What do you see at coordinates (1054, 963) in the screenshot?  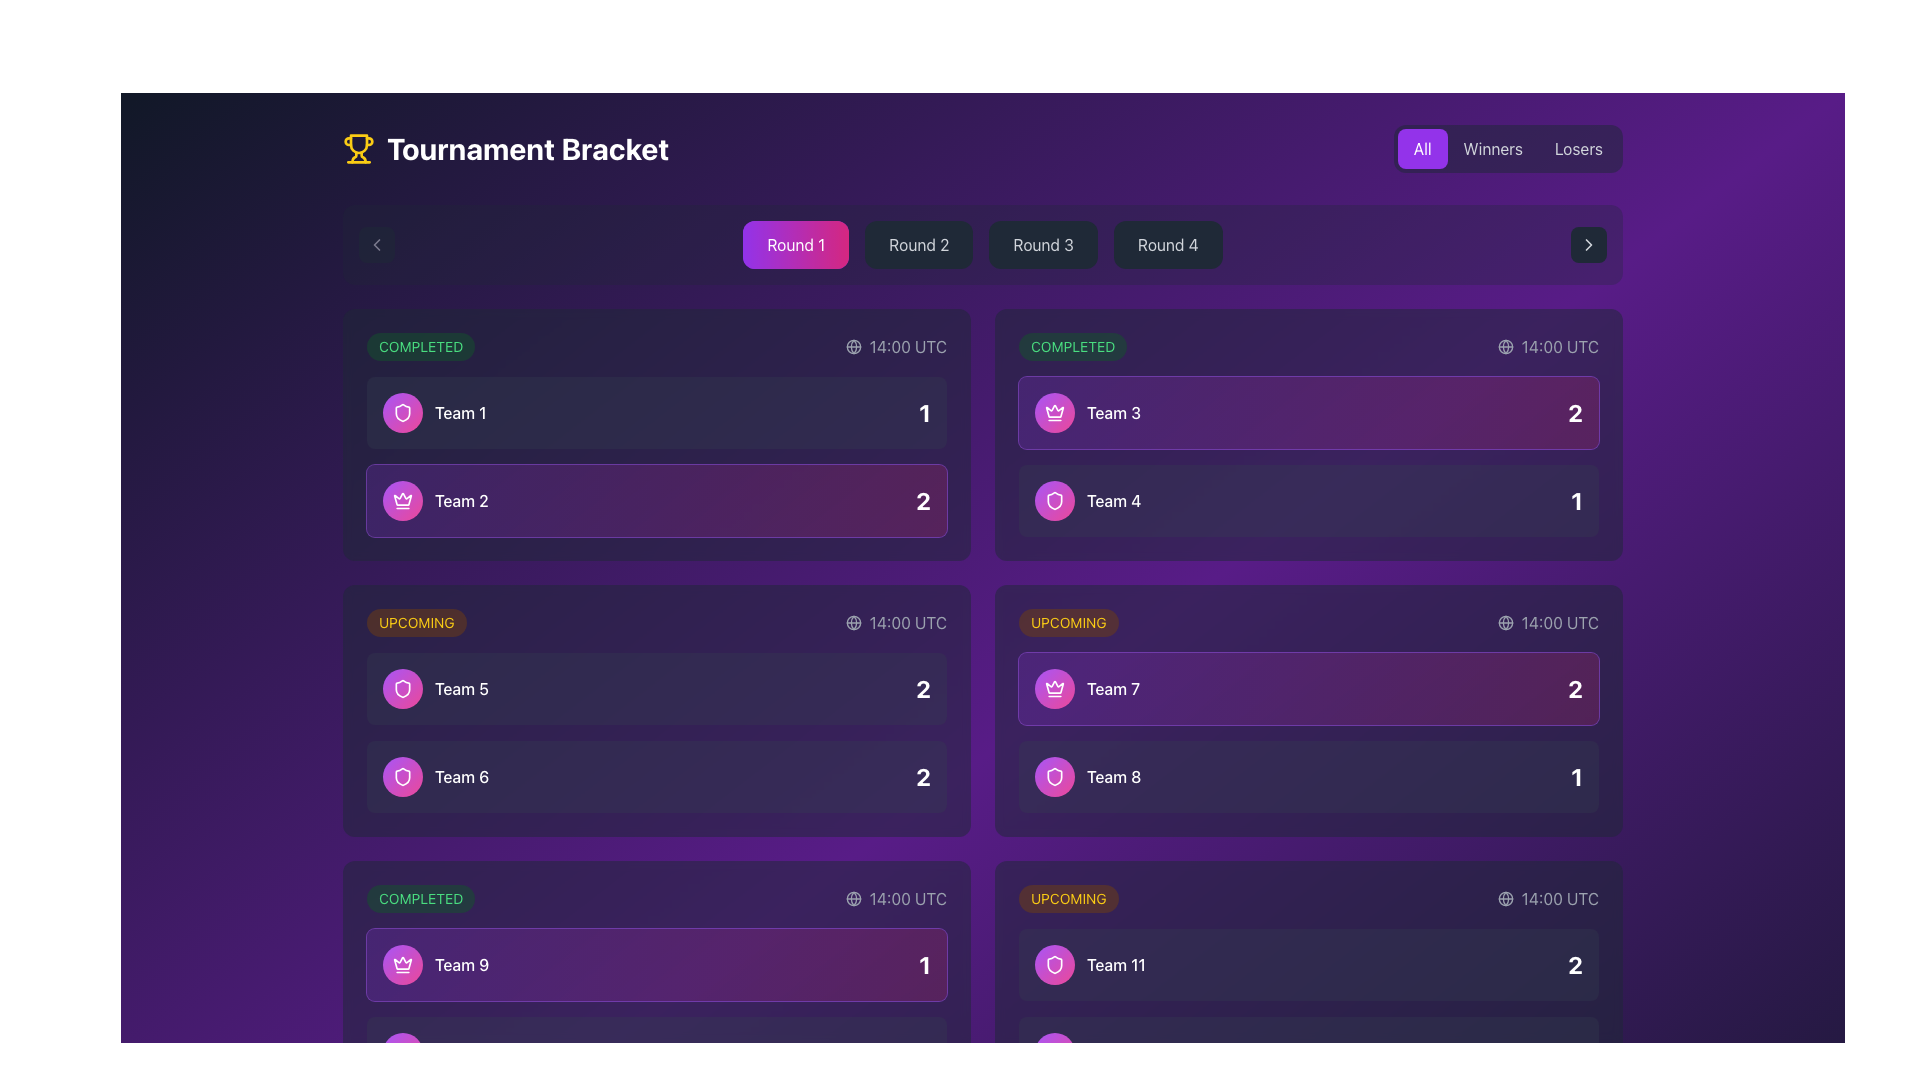 I see `the shield icon representing protection for Team 8 located in the 'Upcoming' section of the bracket` at bounding box center [1054, 963].